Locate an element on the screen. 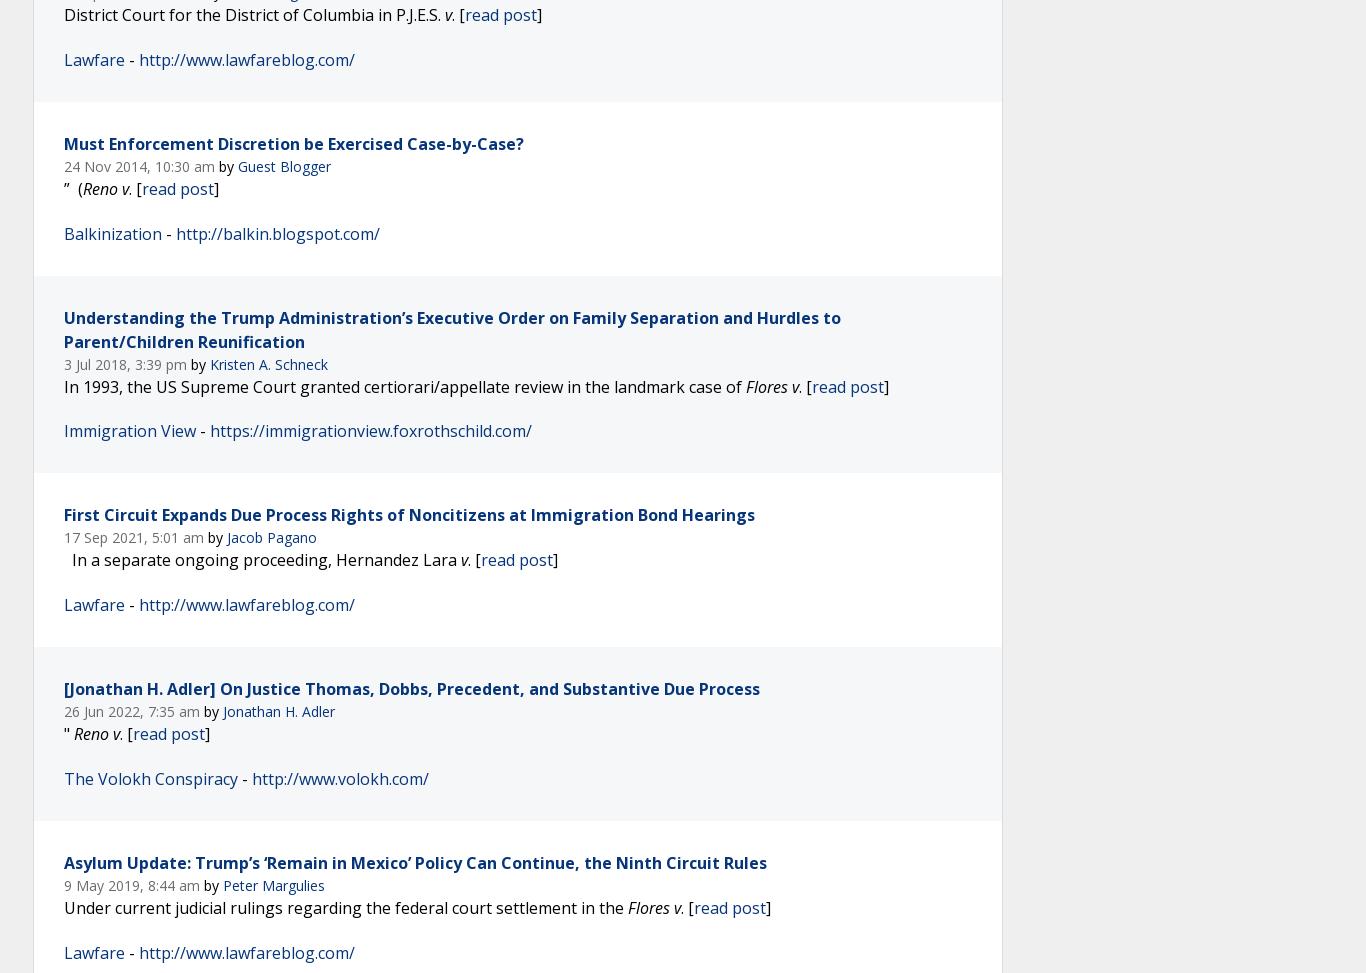  '3 Jul 2018, 3:39 pm' is located at coordinates (126, 362).